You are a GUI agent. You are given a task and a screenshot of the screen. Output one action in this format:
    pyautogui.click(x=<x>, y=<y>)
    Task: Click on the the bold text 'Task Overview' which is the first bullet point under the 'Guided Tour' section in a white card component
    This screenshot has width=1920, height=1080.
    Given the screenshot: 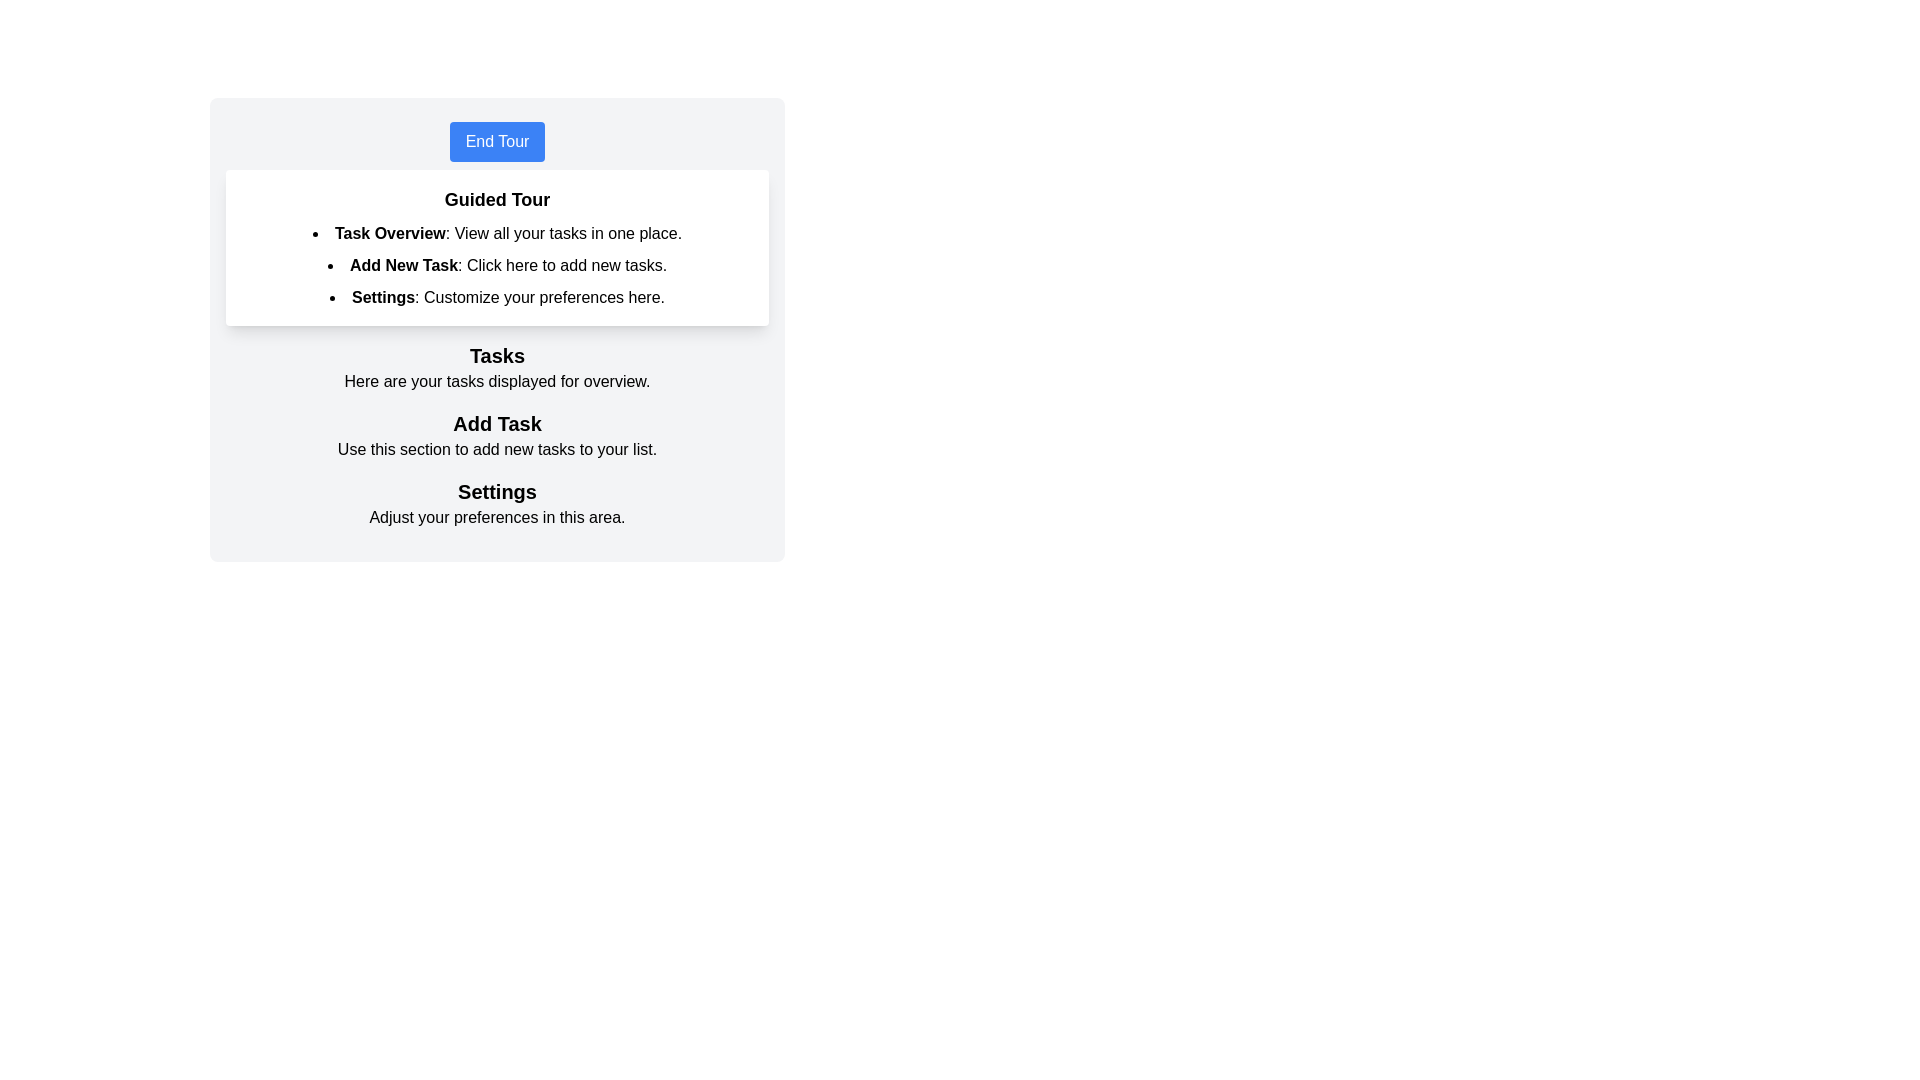 What is the action you would take?
    pyautogui.click(x=390, y=232)
    